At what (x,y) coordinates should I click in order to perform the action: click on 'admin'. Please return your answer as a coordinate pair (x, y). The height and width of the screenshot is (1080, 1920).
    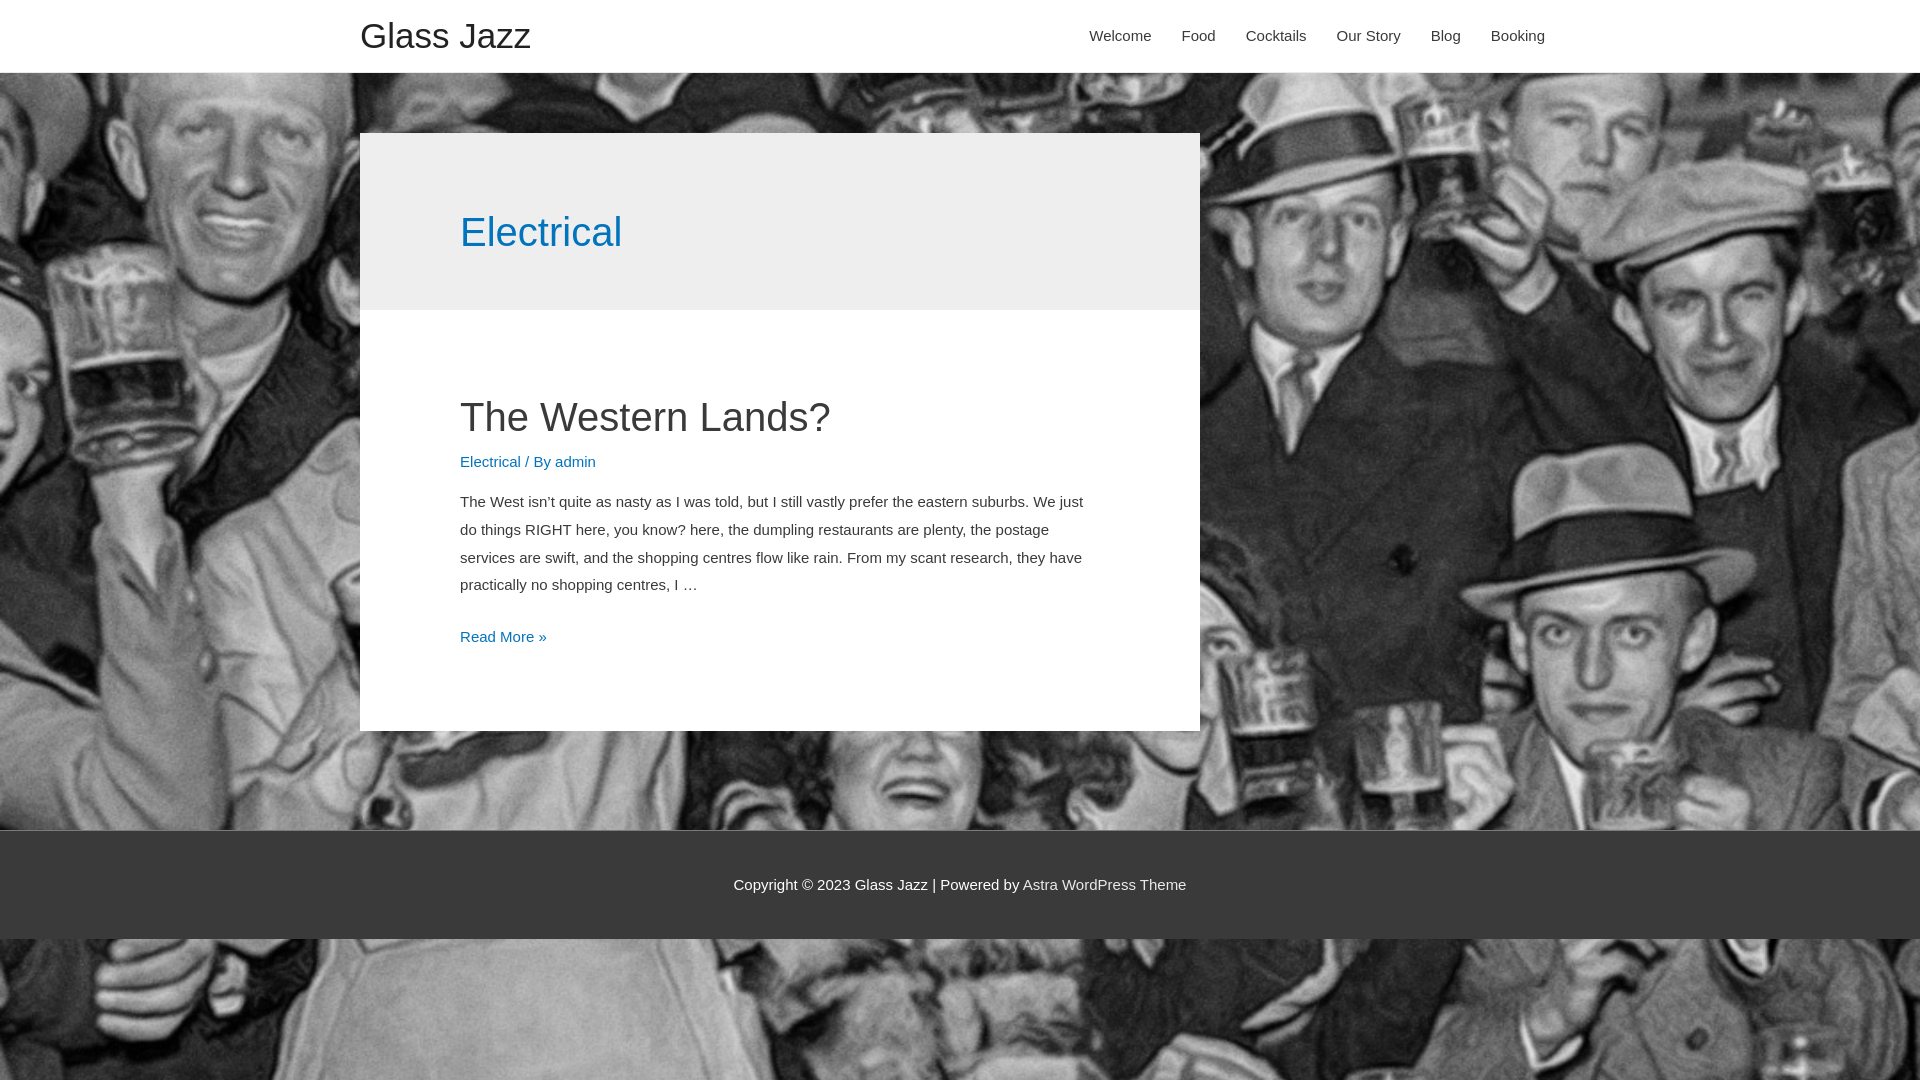
    Looking at the image, I should click on (574, 461).